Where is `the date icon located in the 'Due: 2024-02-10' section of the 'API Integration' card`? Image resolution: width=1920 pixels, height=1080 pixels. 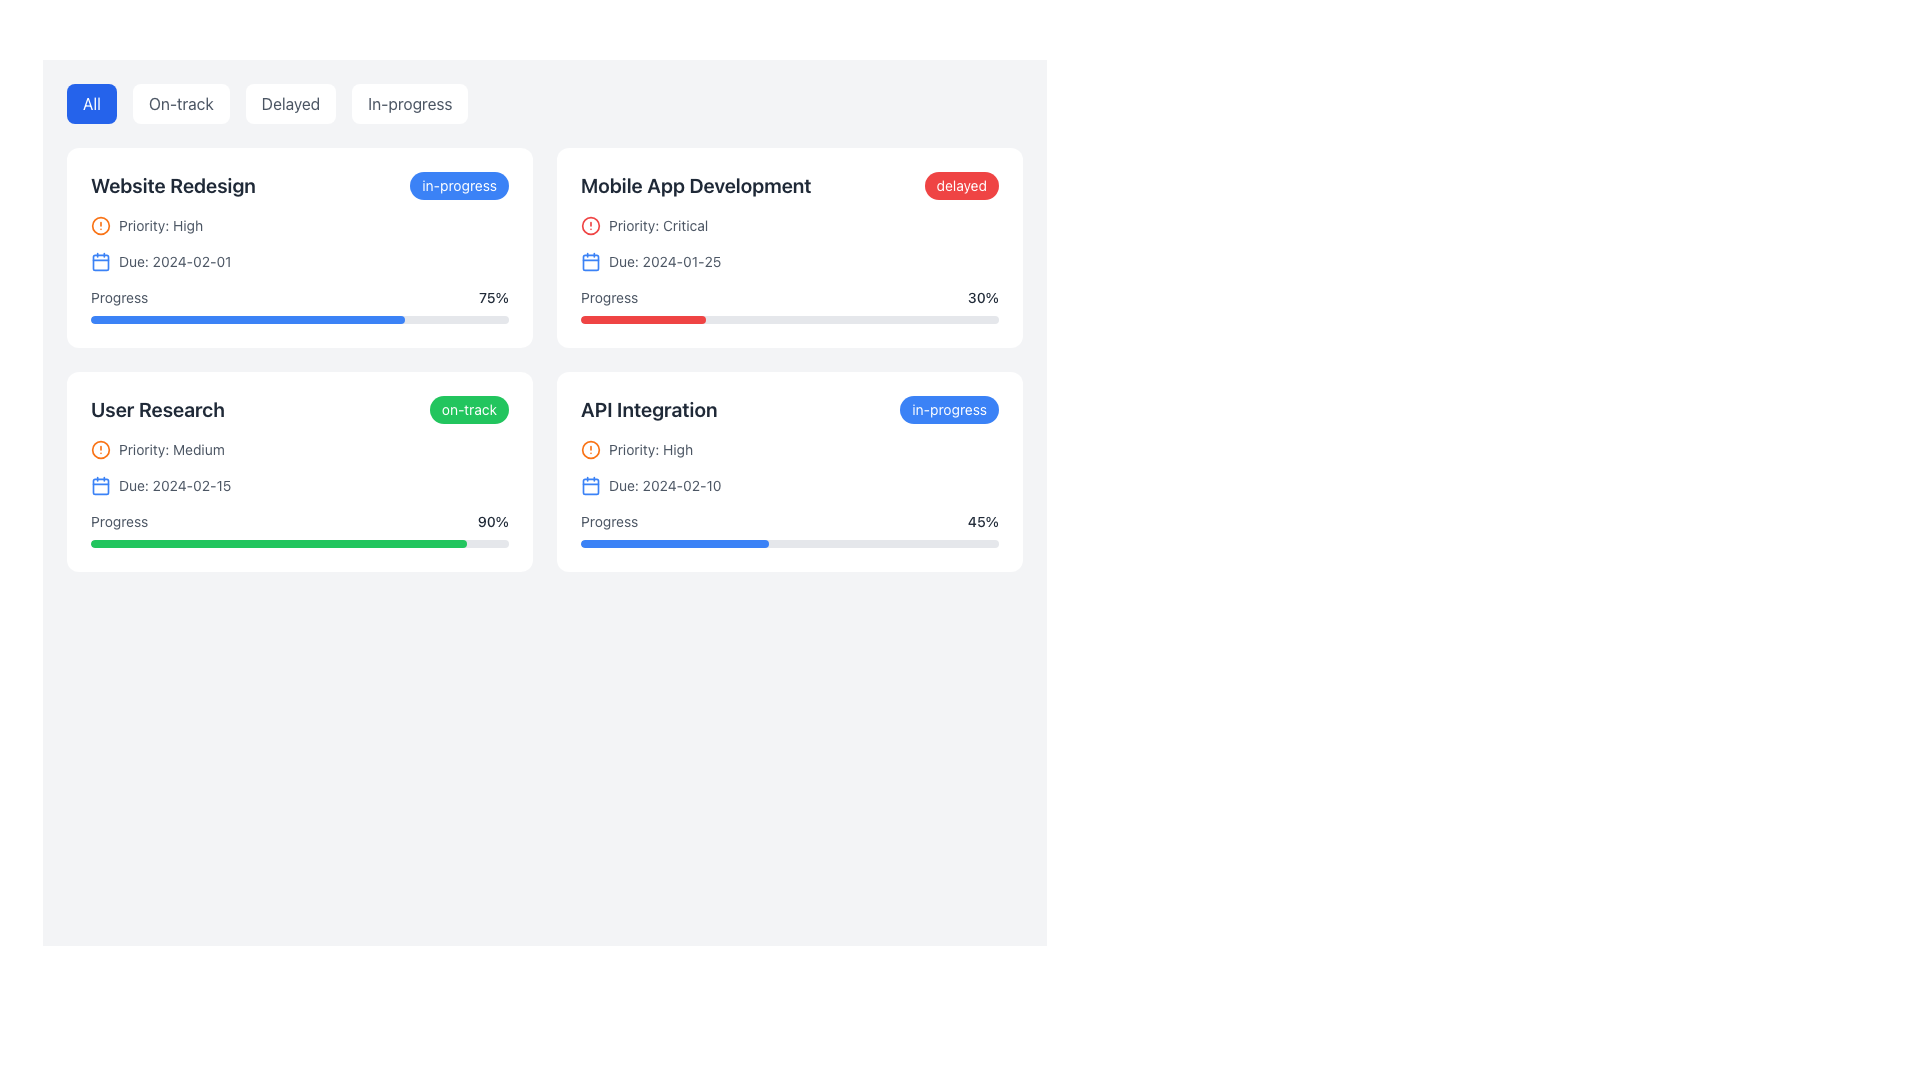 the date icon located in the 'Due: 2024-02-10' section of the 'API Integration' card is located at coordinates (589, 486).